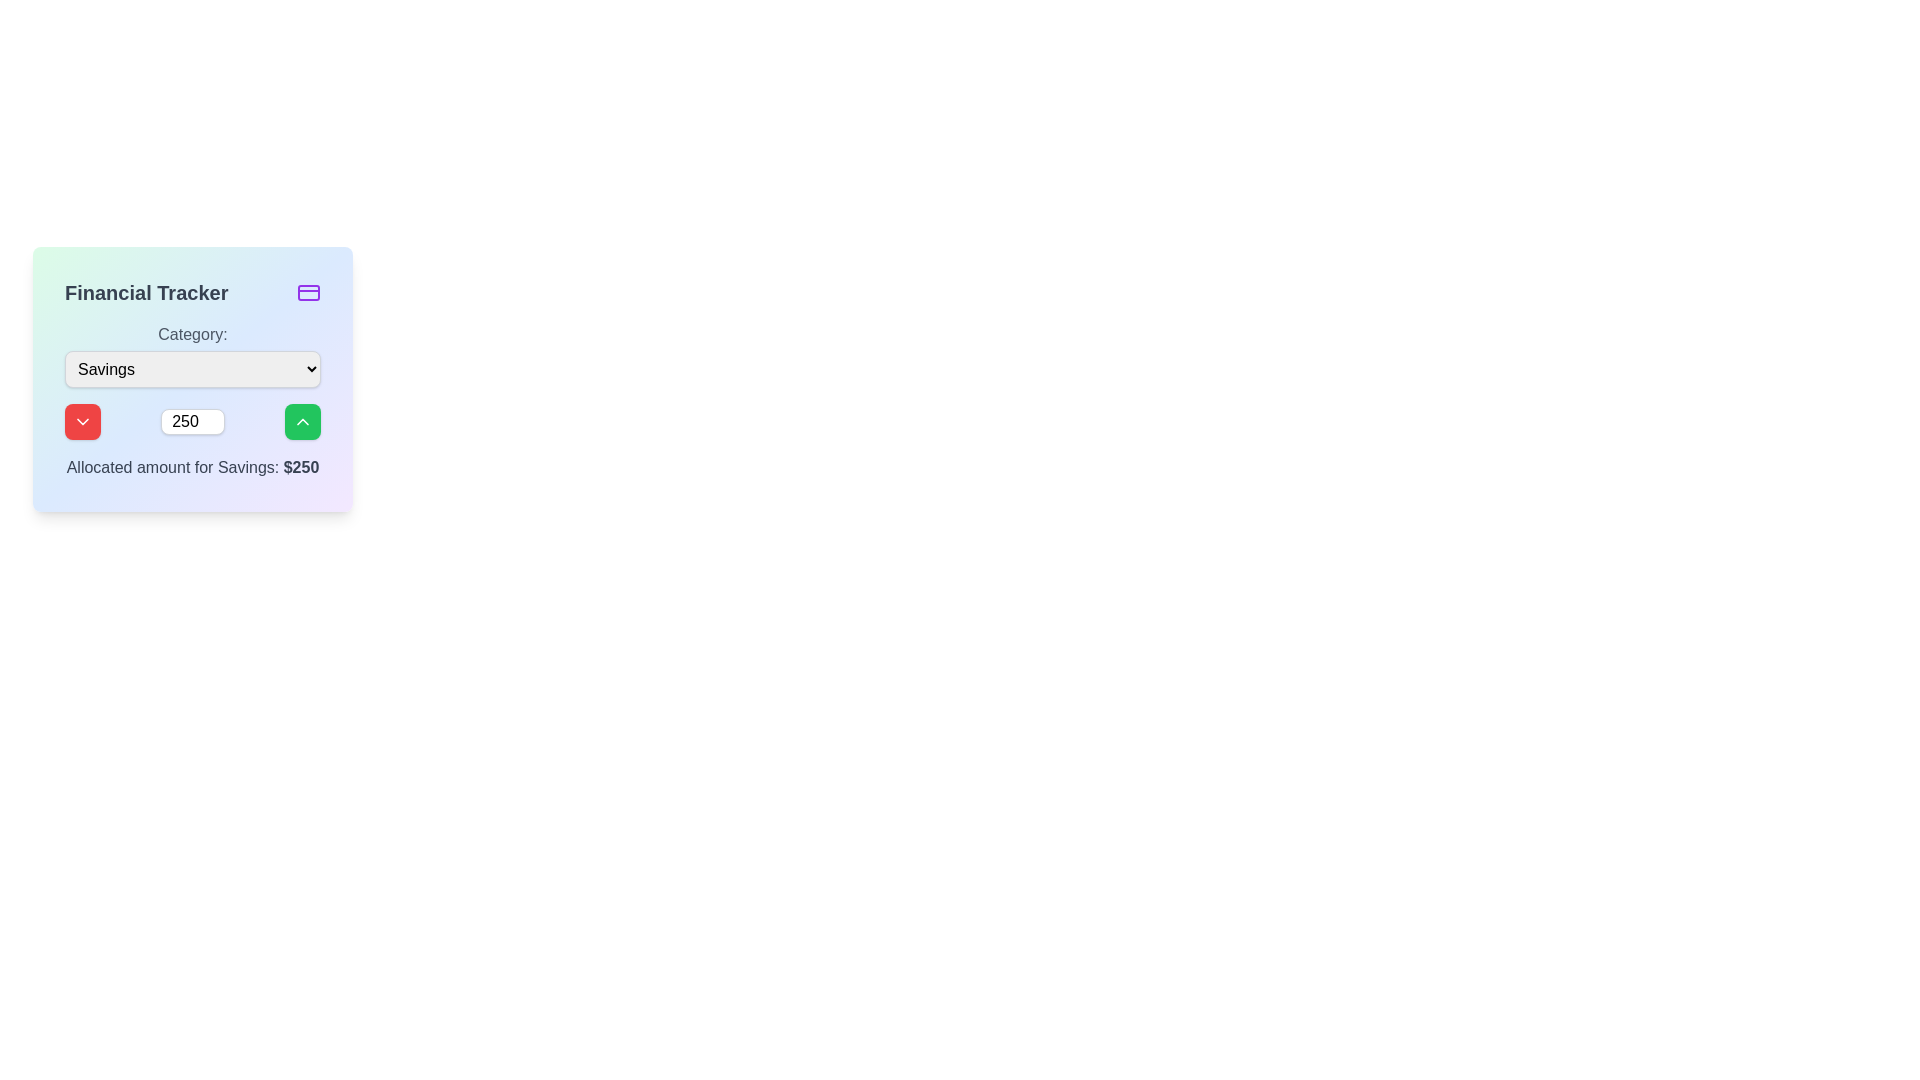  What do you see at coordinates (192, 334) in the screenshot?
I see `text label displaying 'Category:' which is positioned above the dropdown menu in the Financial Tracker section` at bounding box center [192, 334].